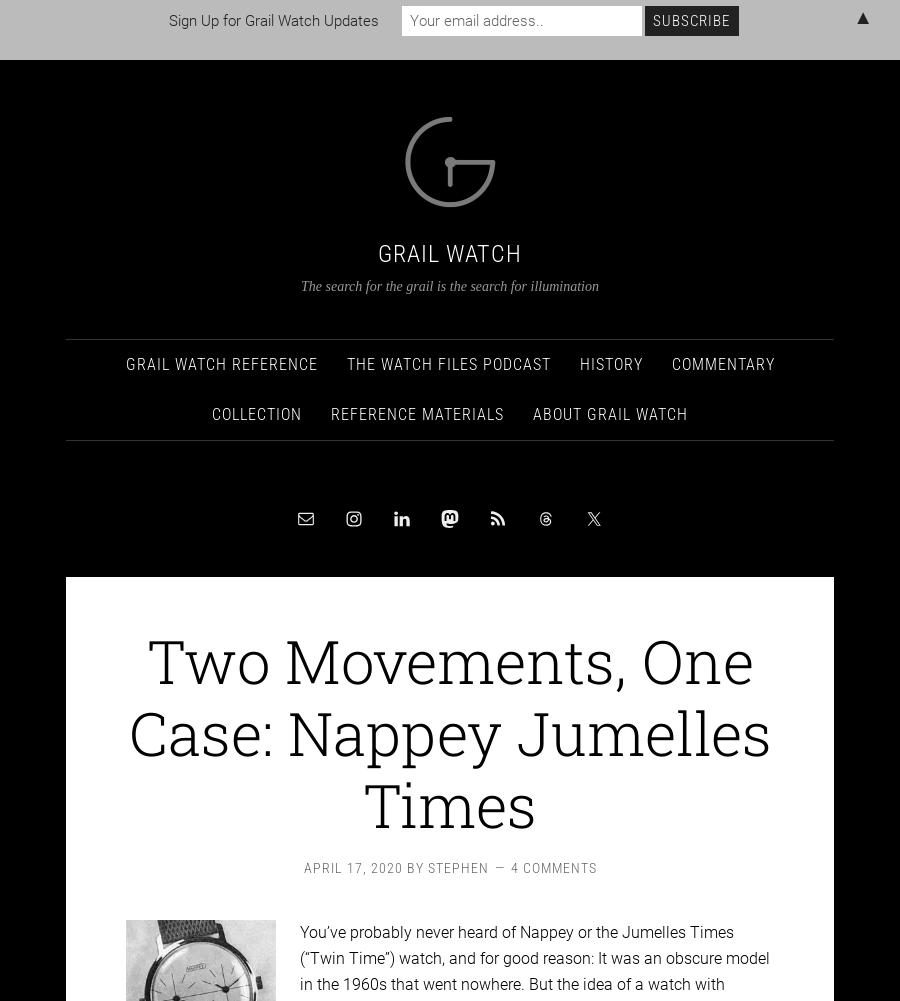 The width and height of the screenshot is (900, 1001). Describe the element at coordinates (221, 346) in the screenshot. I see `'Grail Watch Reference'` at that location.